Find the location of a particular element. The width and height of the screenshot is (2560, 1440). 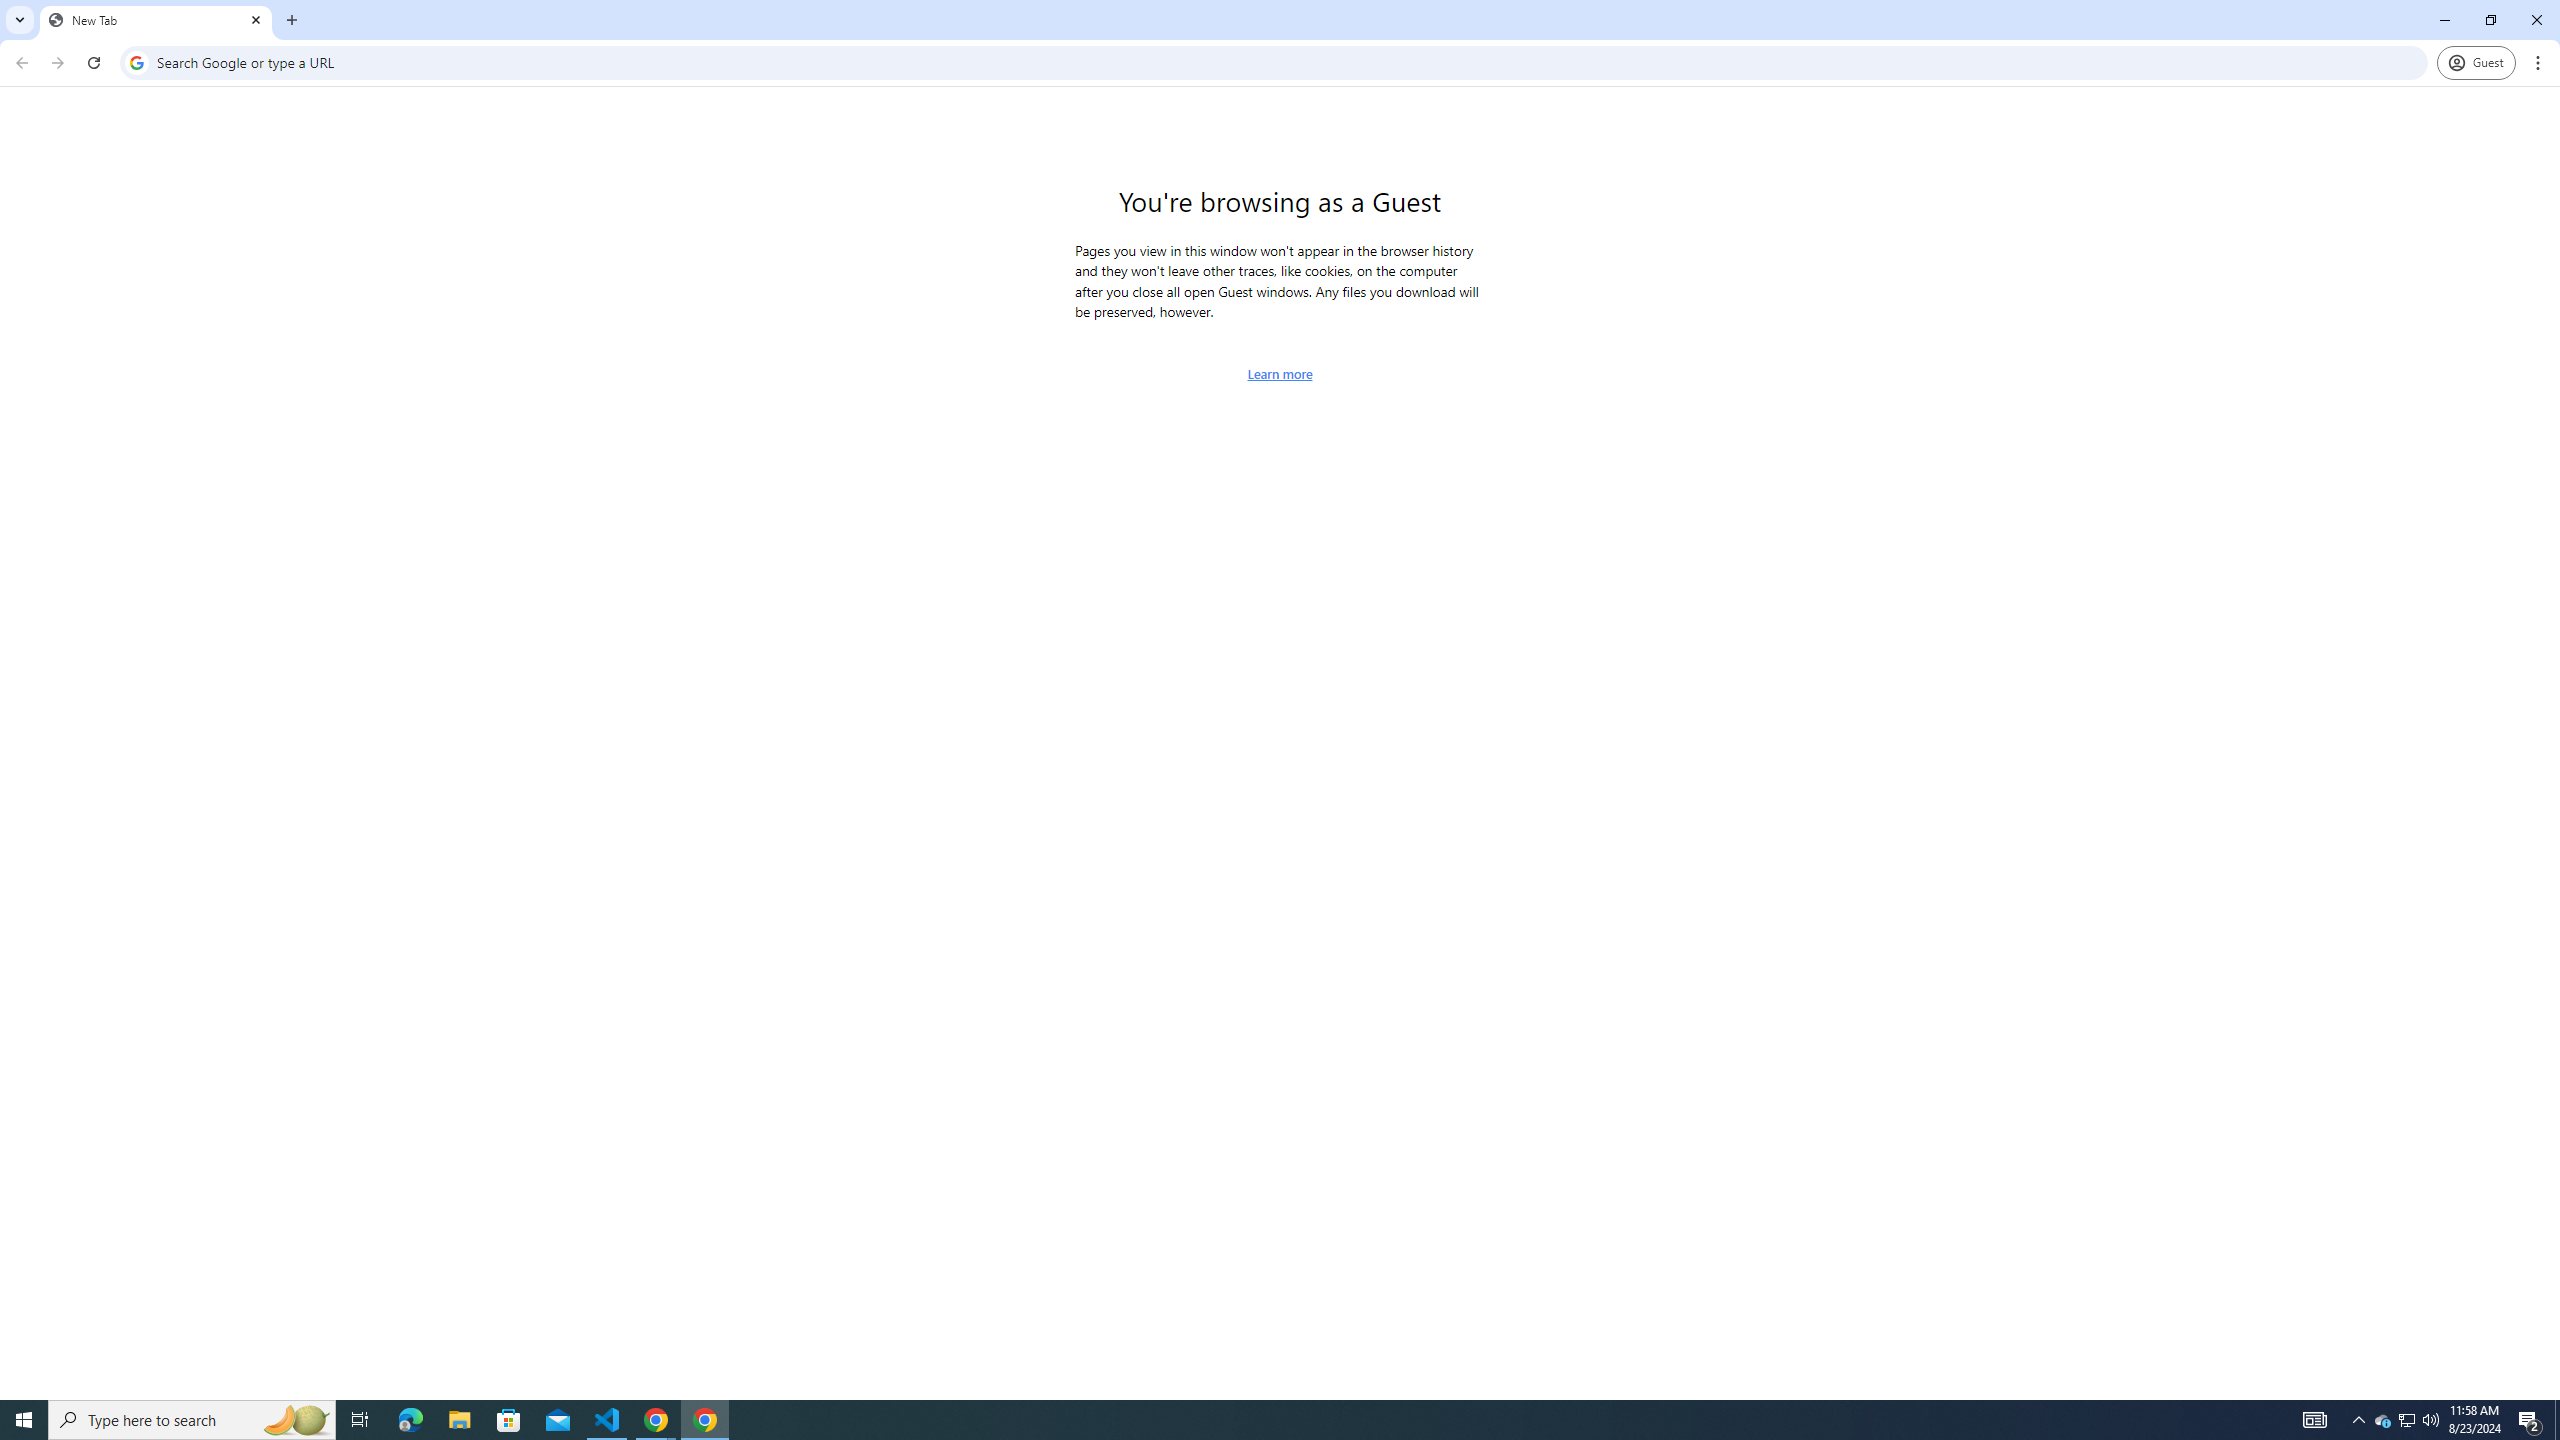

'Guest' is located at coordinates (2475, 62).